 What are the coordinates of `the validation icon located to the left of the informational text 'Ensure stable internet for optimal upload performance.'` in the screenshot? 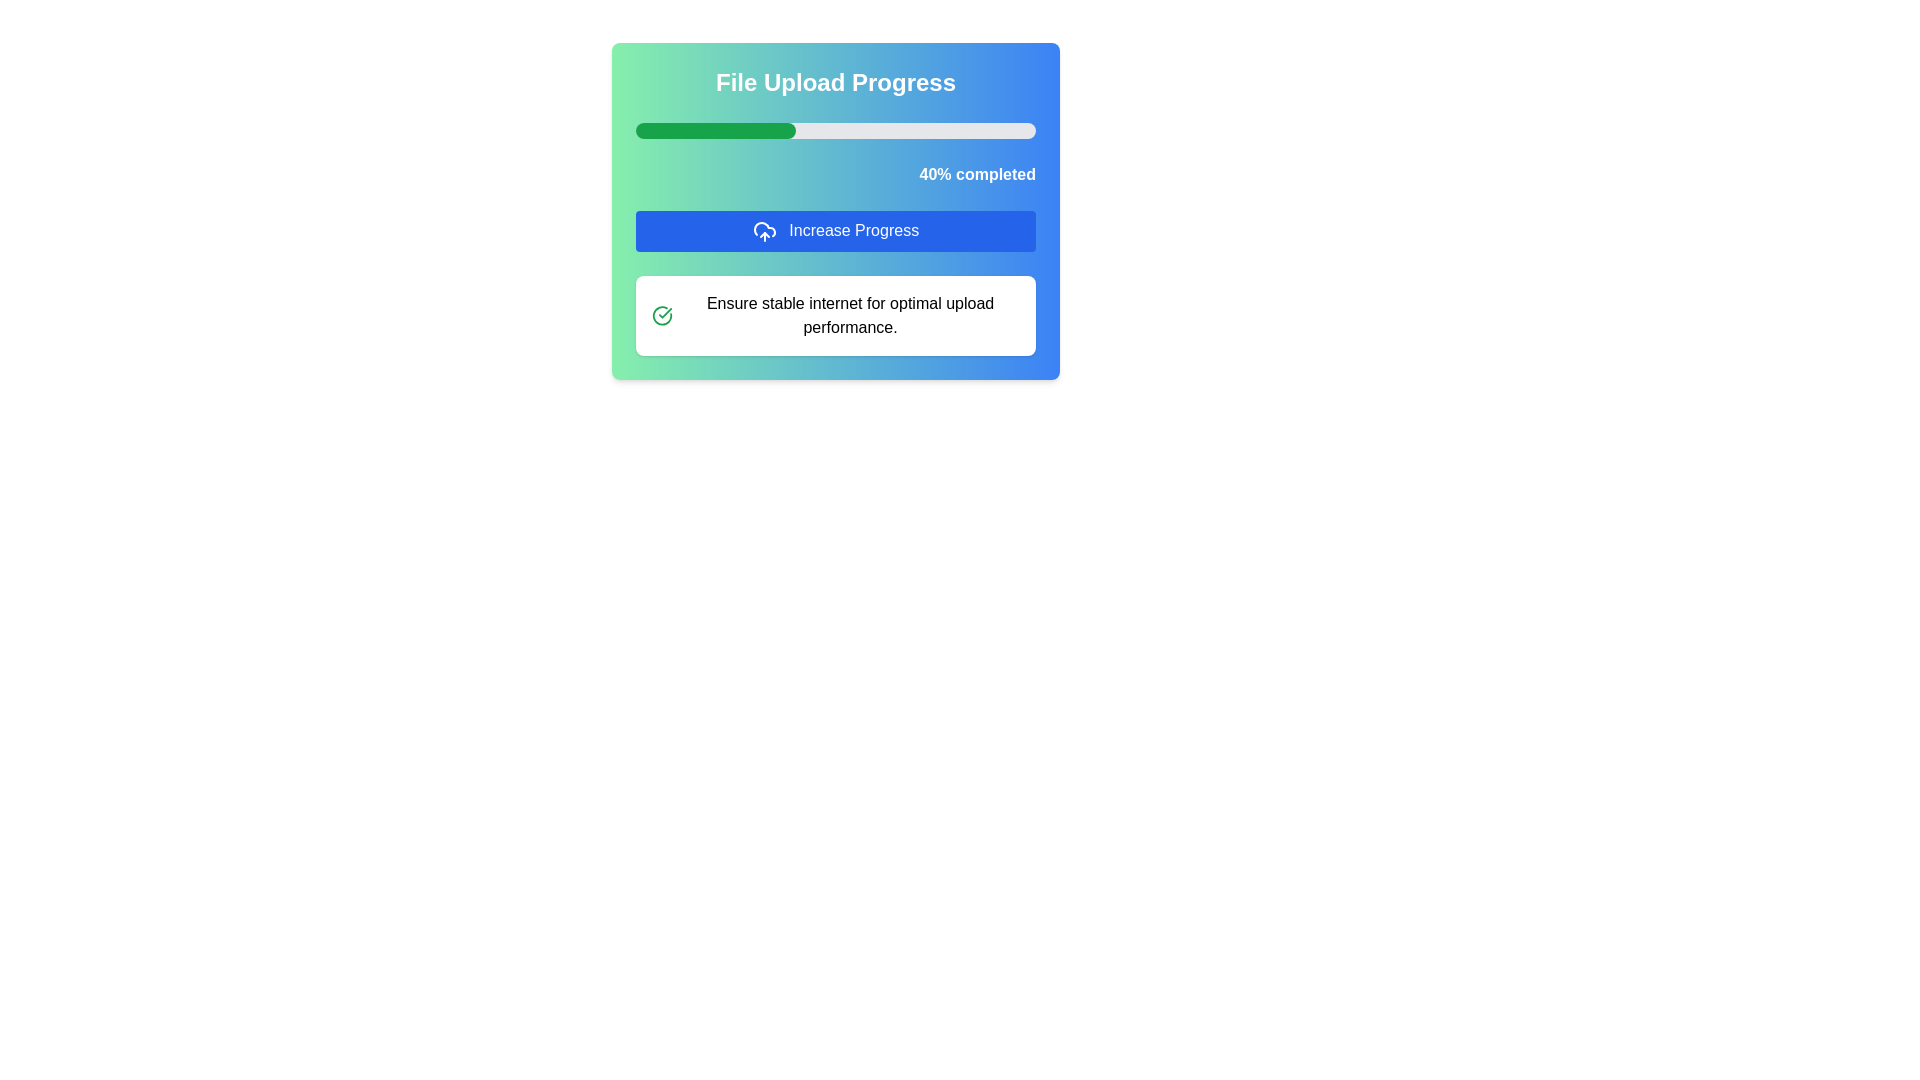 It's located at (662, 315).